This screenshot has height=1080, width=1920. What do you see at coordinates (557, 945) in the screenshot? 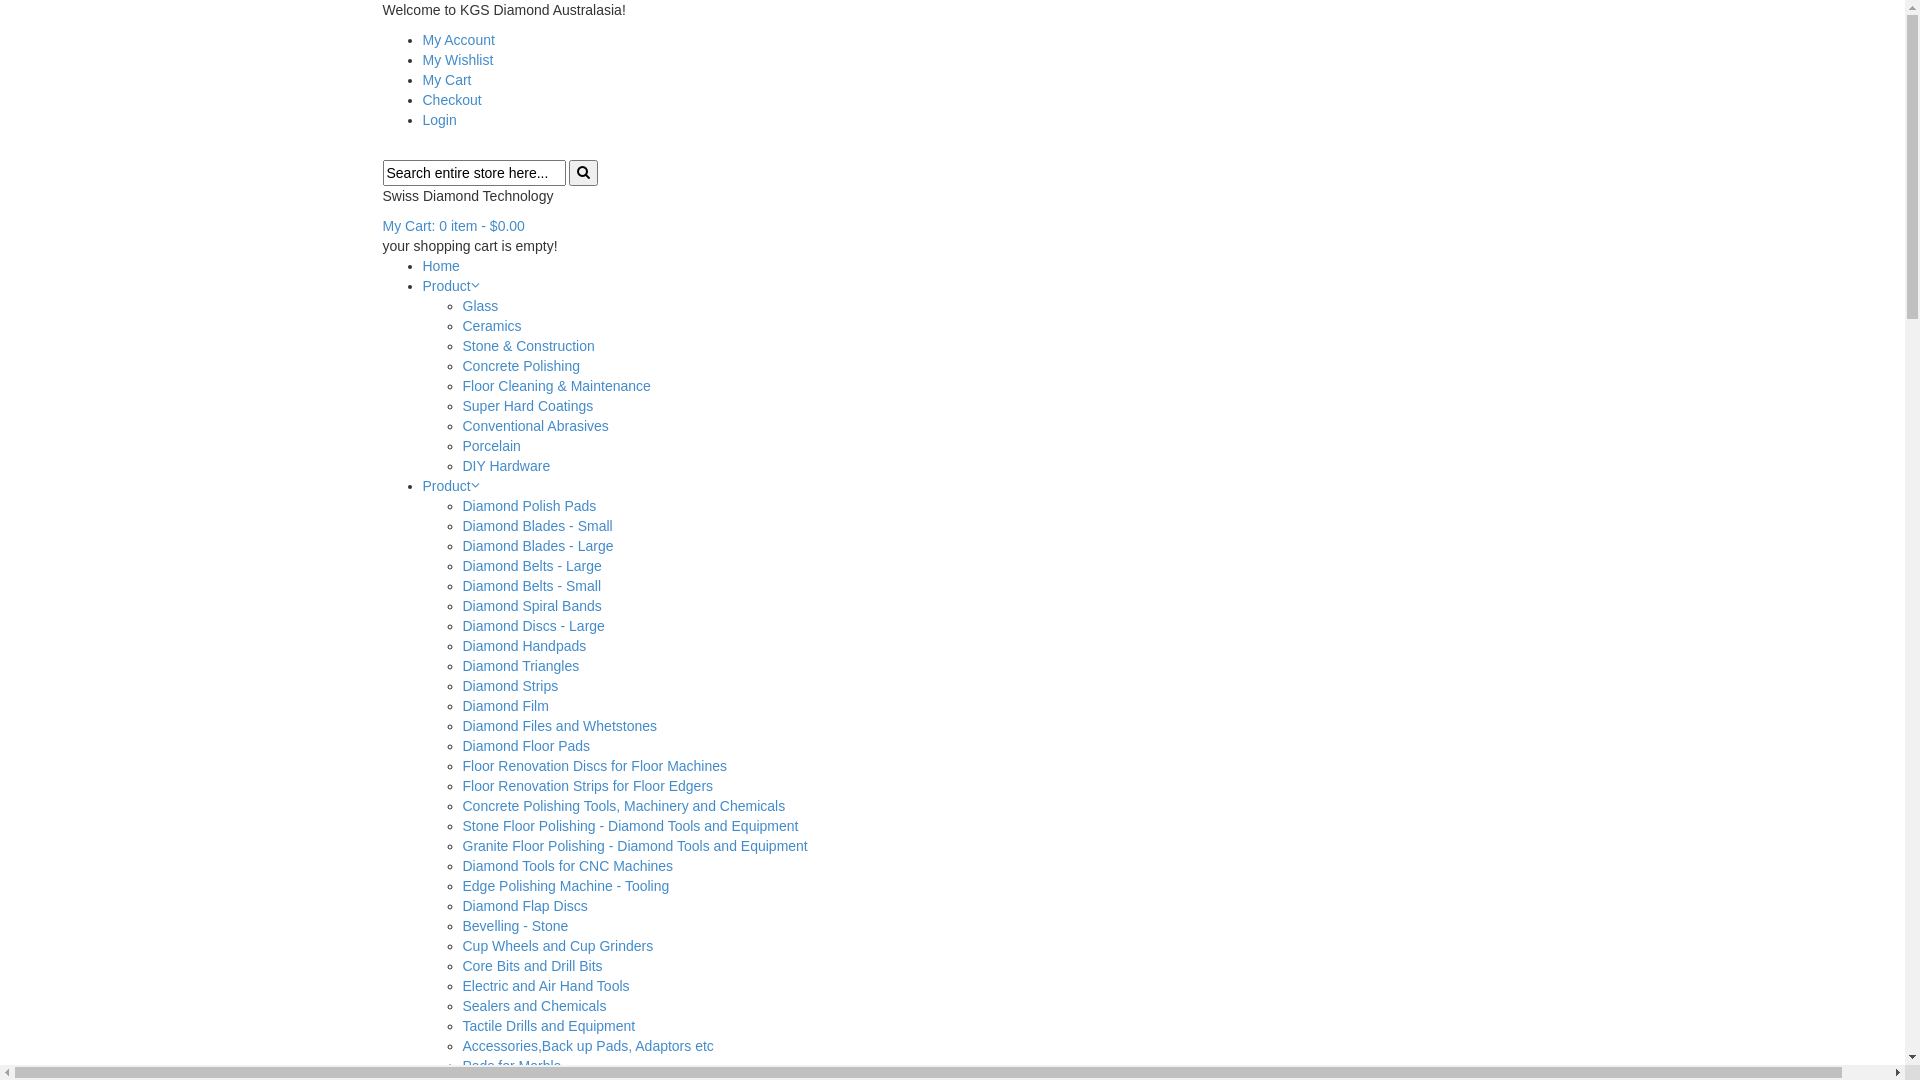
I see `'Cup Wheels and Cup Grinders'` at bounding box center [557, 945].